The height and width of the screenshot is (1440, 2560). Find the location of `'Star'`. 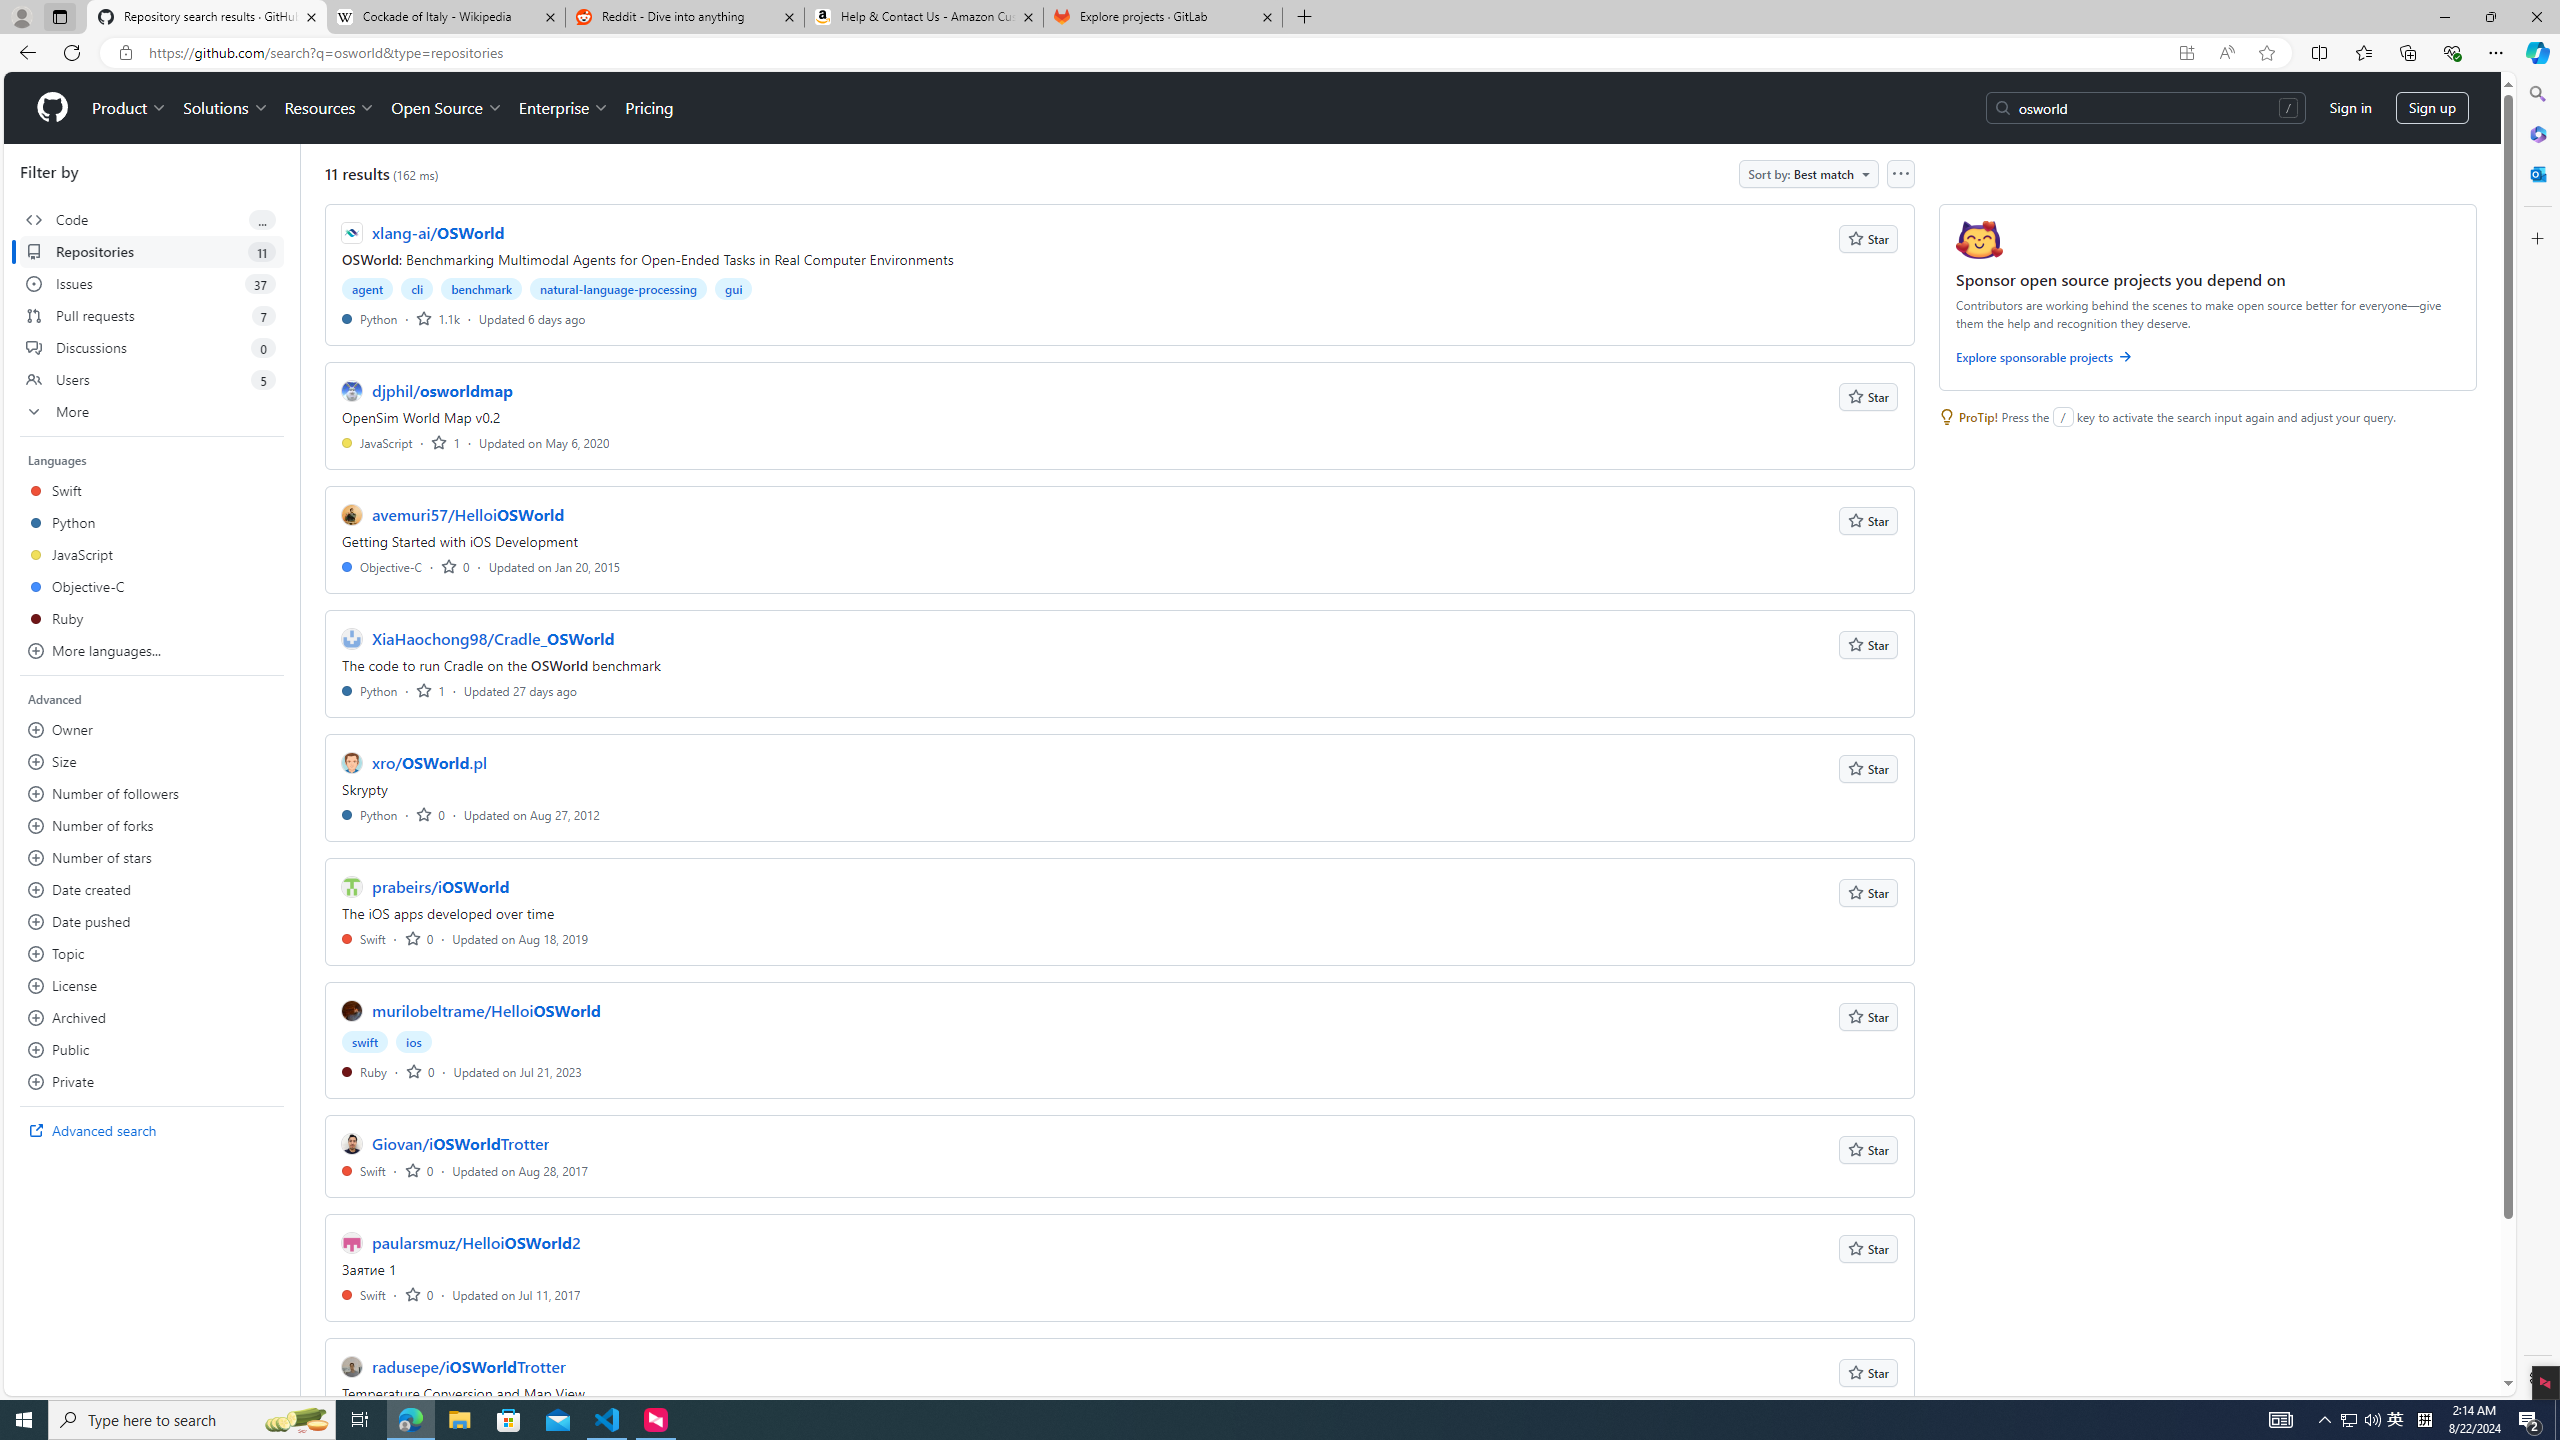

'Star' is located at coordinates (1867, 1372).